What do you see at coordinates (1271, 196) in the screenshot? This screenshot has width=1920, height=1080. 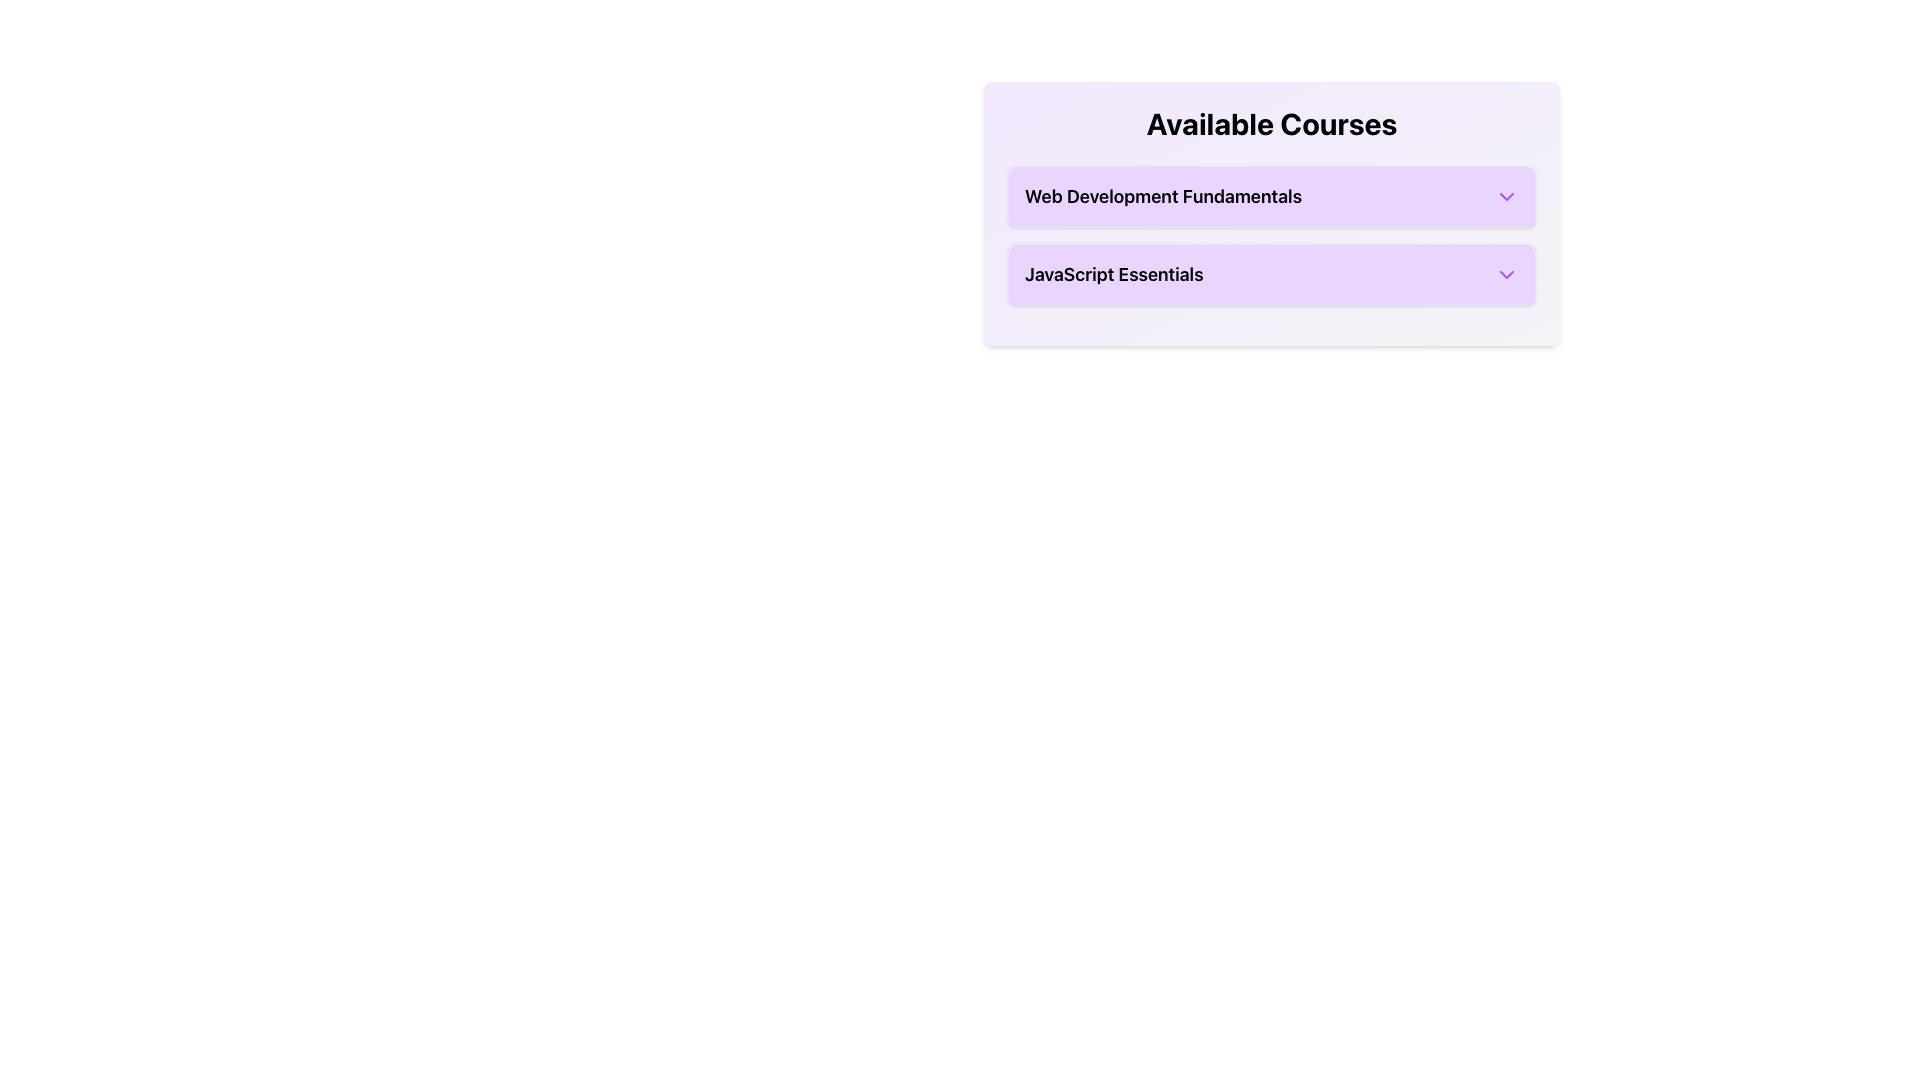 I see `the first course item header in the 'Available Courses' section, which allows users` at bounding box center [1271, 196].